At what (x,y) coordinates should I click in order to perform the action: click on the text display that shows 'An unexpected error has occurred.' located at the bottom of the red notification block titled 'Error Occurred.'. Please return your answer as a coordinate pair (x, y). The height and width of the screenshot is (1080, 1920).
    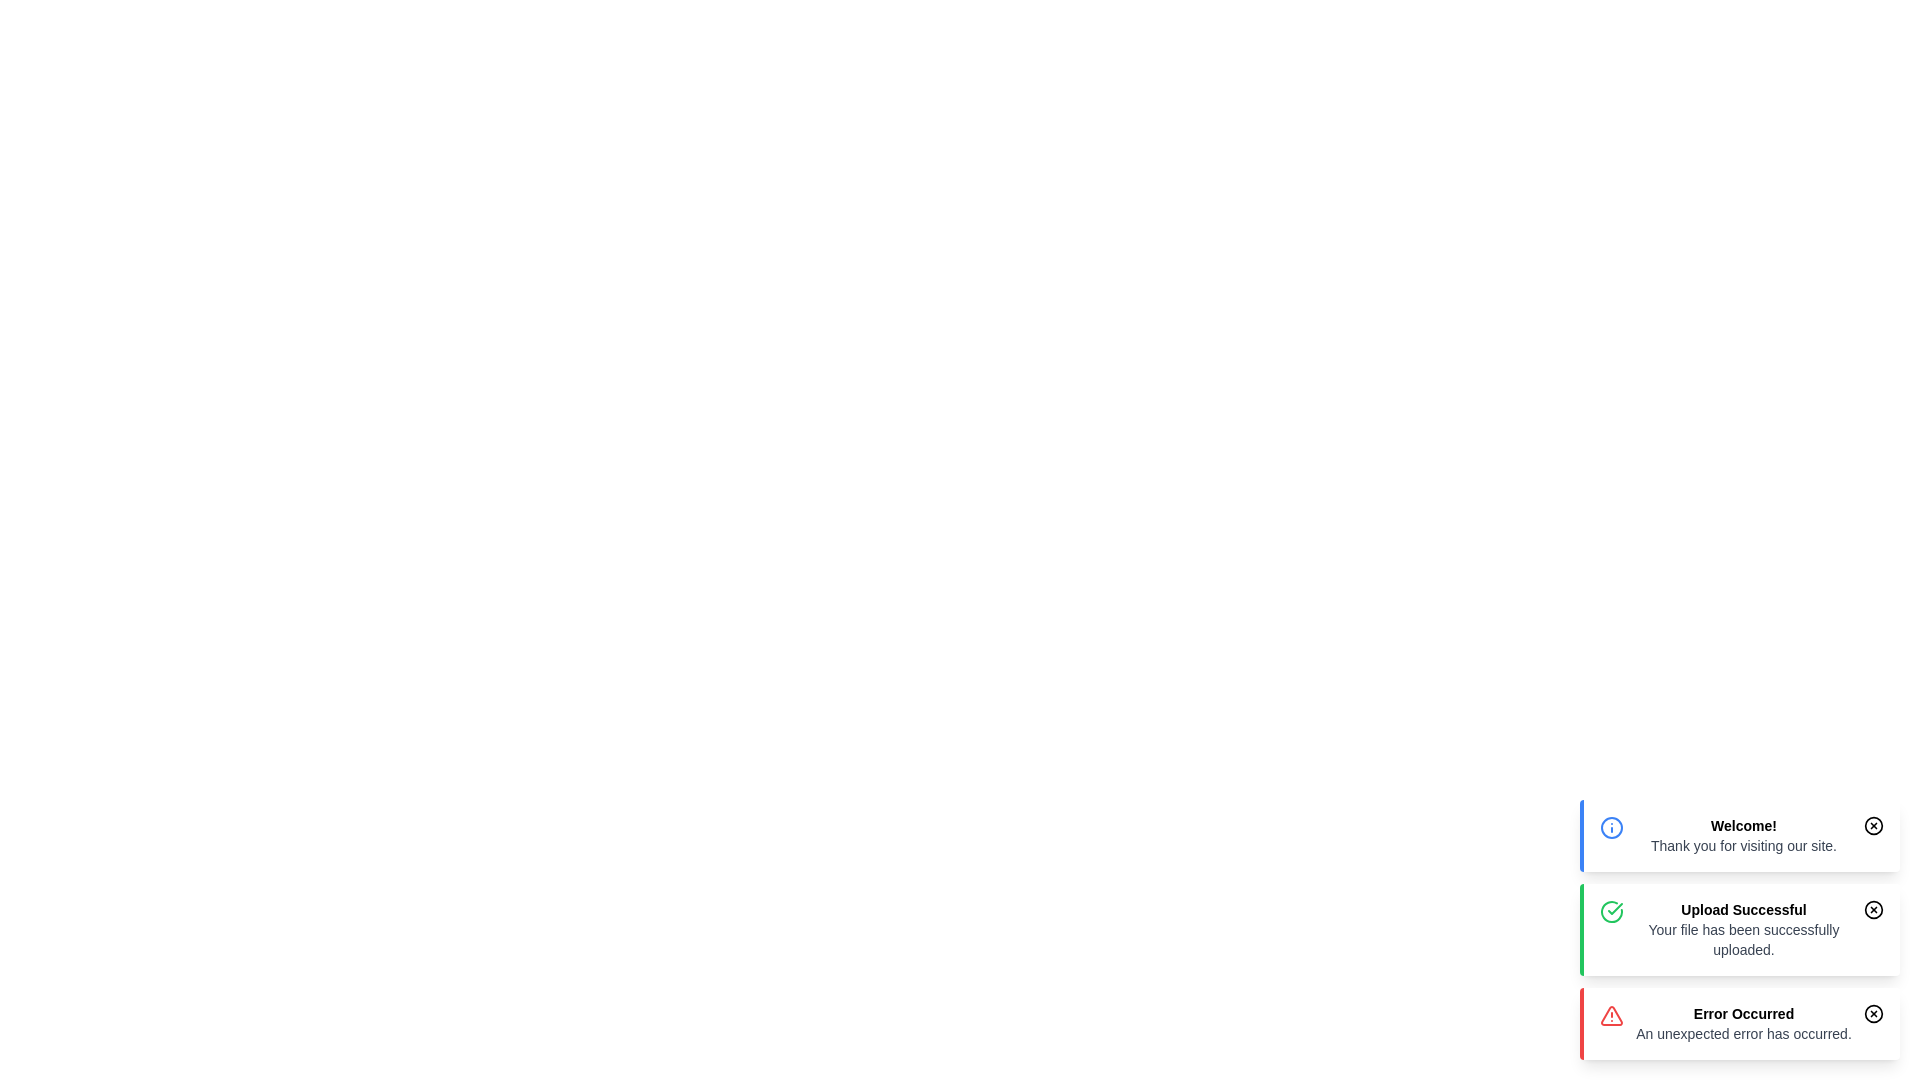
    Looking at the image, I should click on (1742, 1033).